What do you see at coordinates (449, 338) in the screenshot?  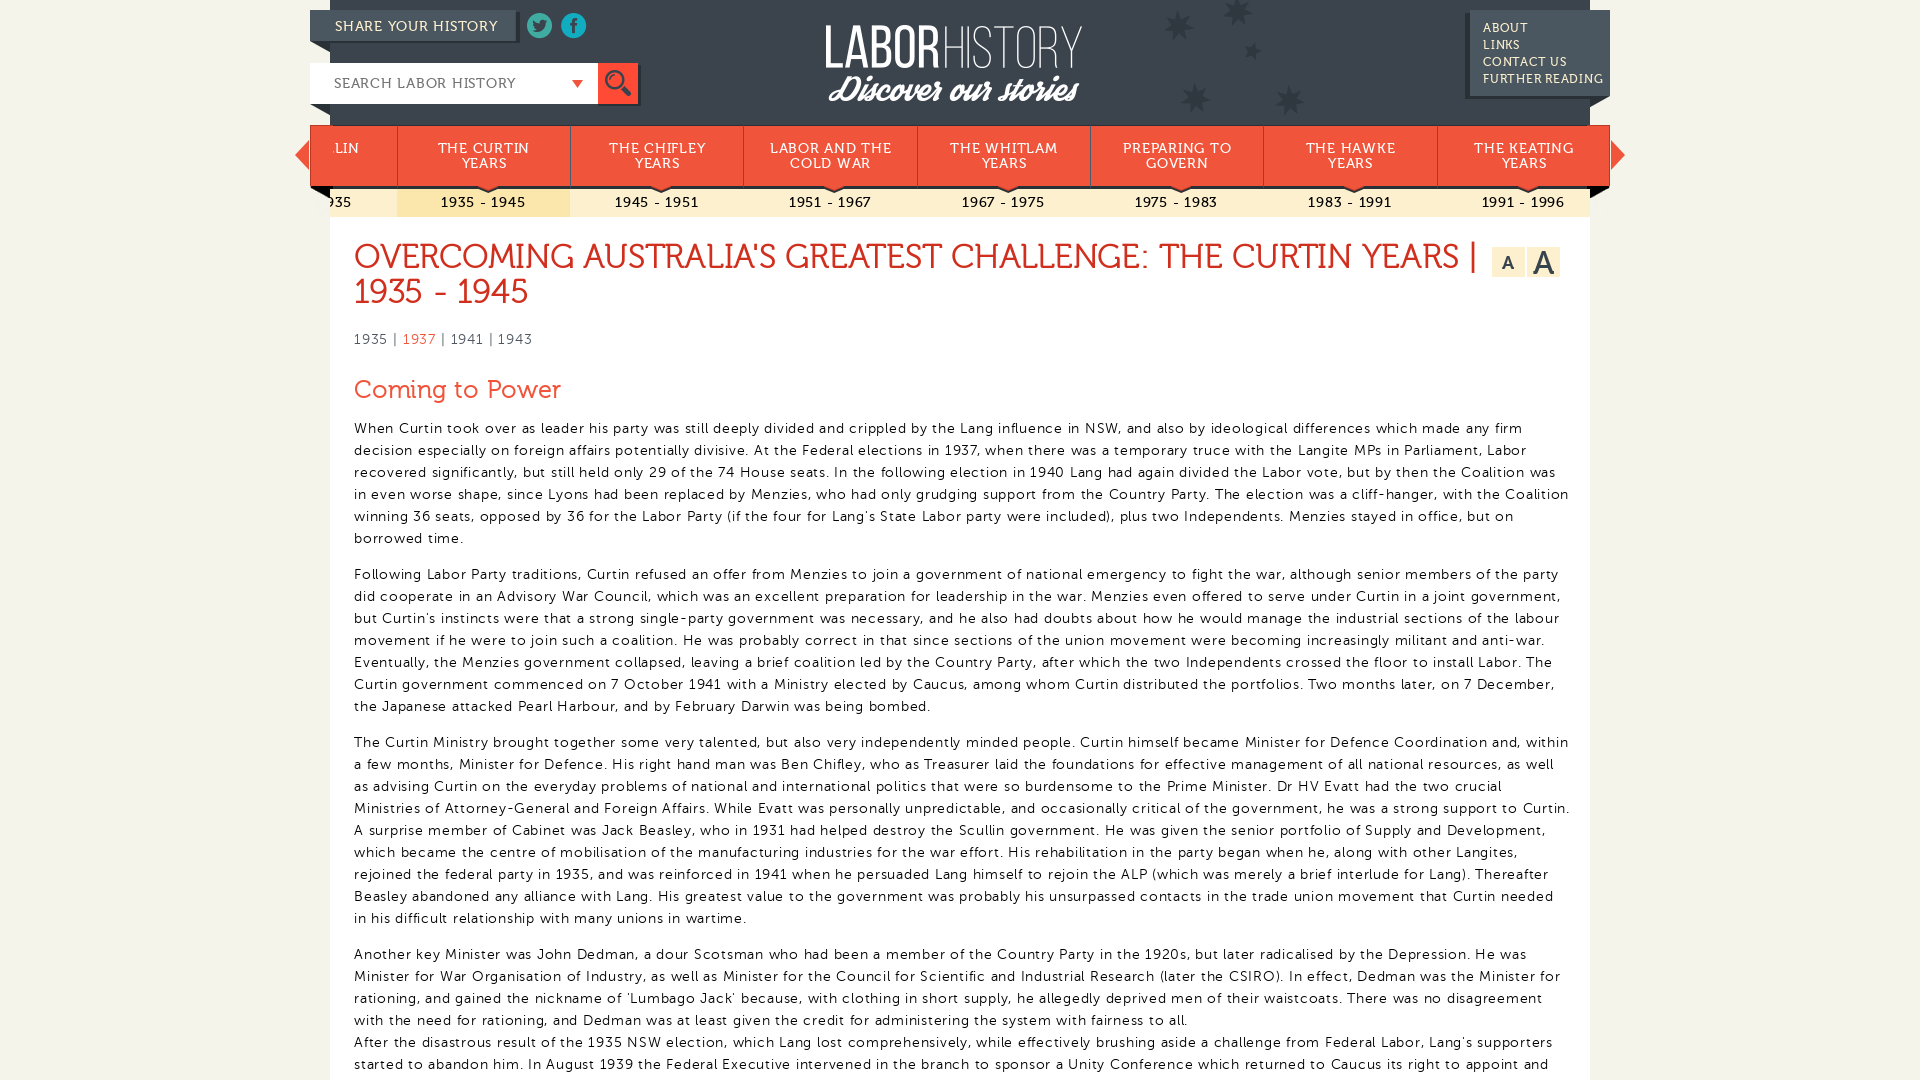 I see `'1941'` at bounding box center [449, 338].